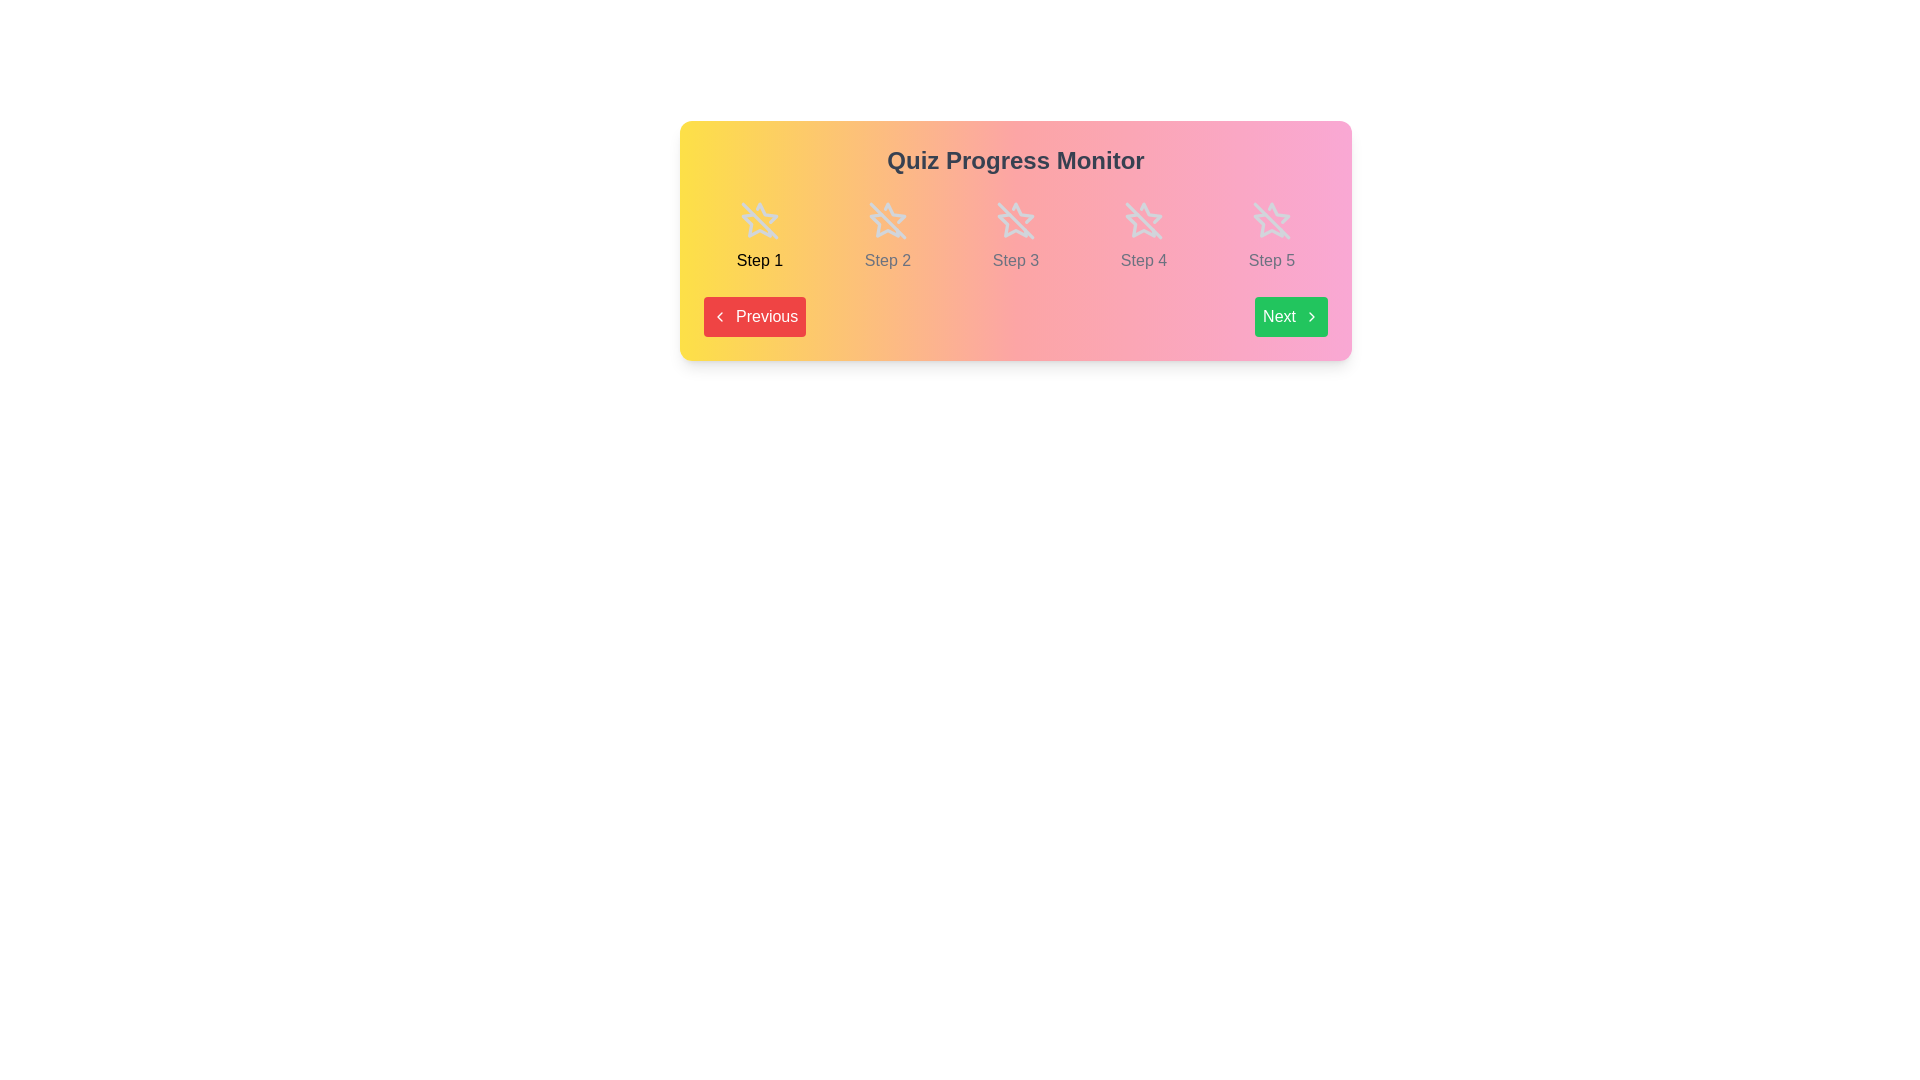  Describe the element at coordinates (887, 220) in the screenshot. I see `the disabled star icon representing step 2 in the Quiz Progress Monitor to mark or navigate to this step in the sequence` at that location.